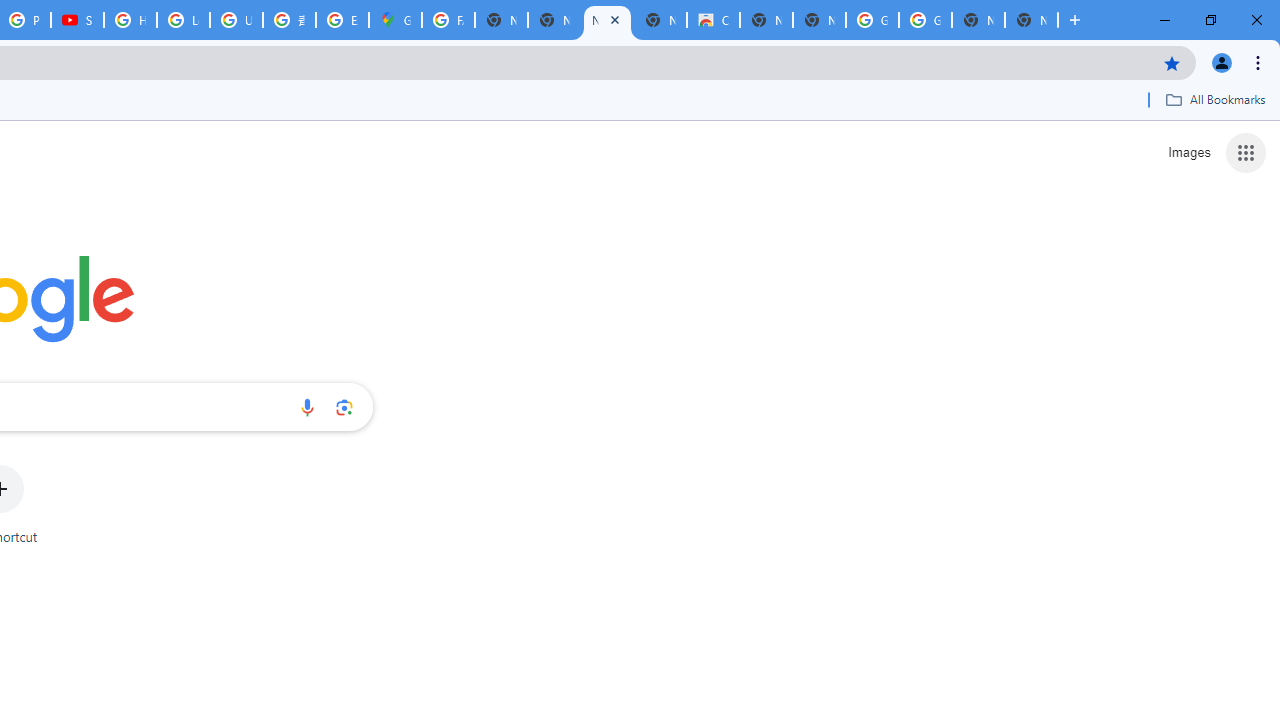 This screenshot has width=1280, height=720. What do you see at coordinates (129, 20) in the screenshot?
I see `'How Chrome protects your passwords - Google Chrome Help'` at bounding box center [129, 20].